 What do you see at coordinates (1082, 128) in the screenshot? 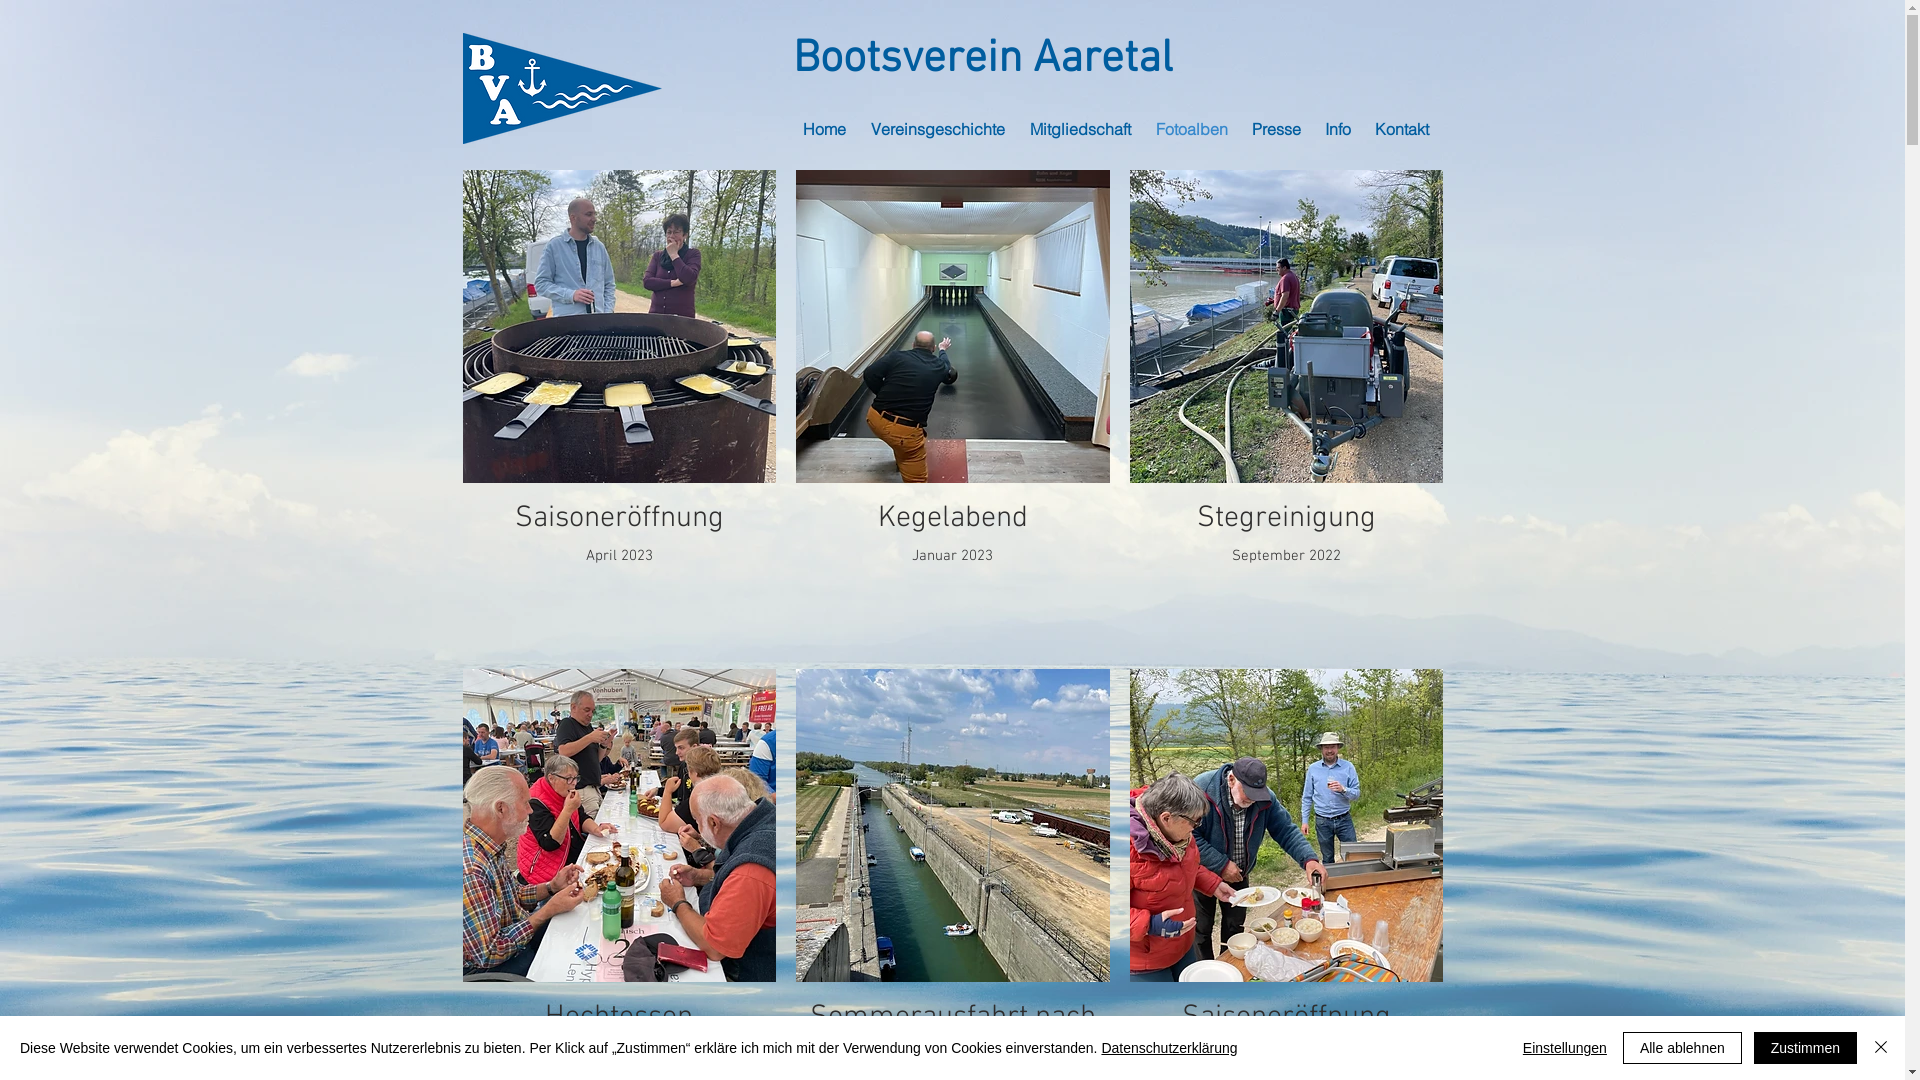
I see `'Mitgliedschaft'` at bounding box center [1082, 128].